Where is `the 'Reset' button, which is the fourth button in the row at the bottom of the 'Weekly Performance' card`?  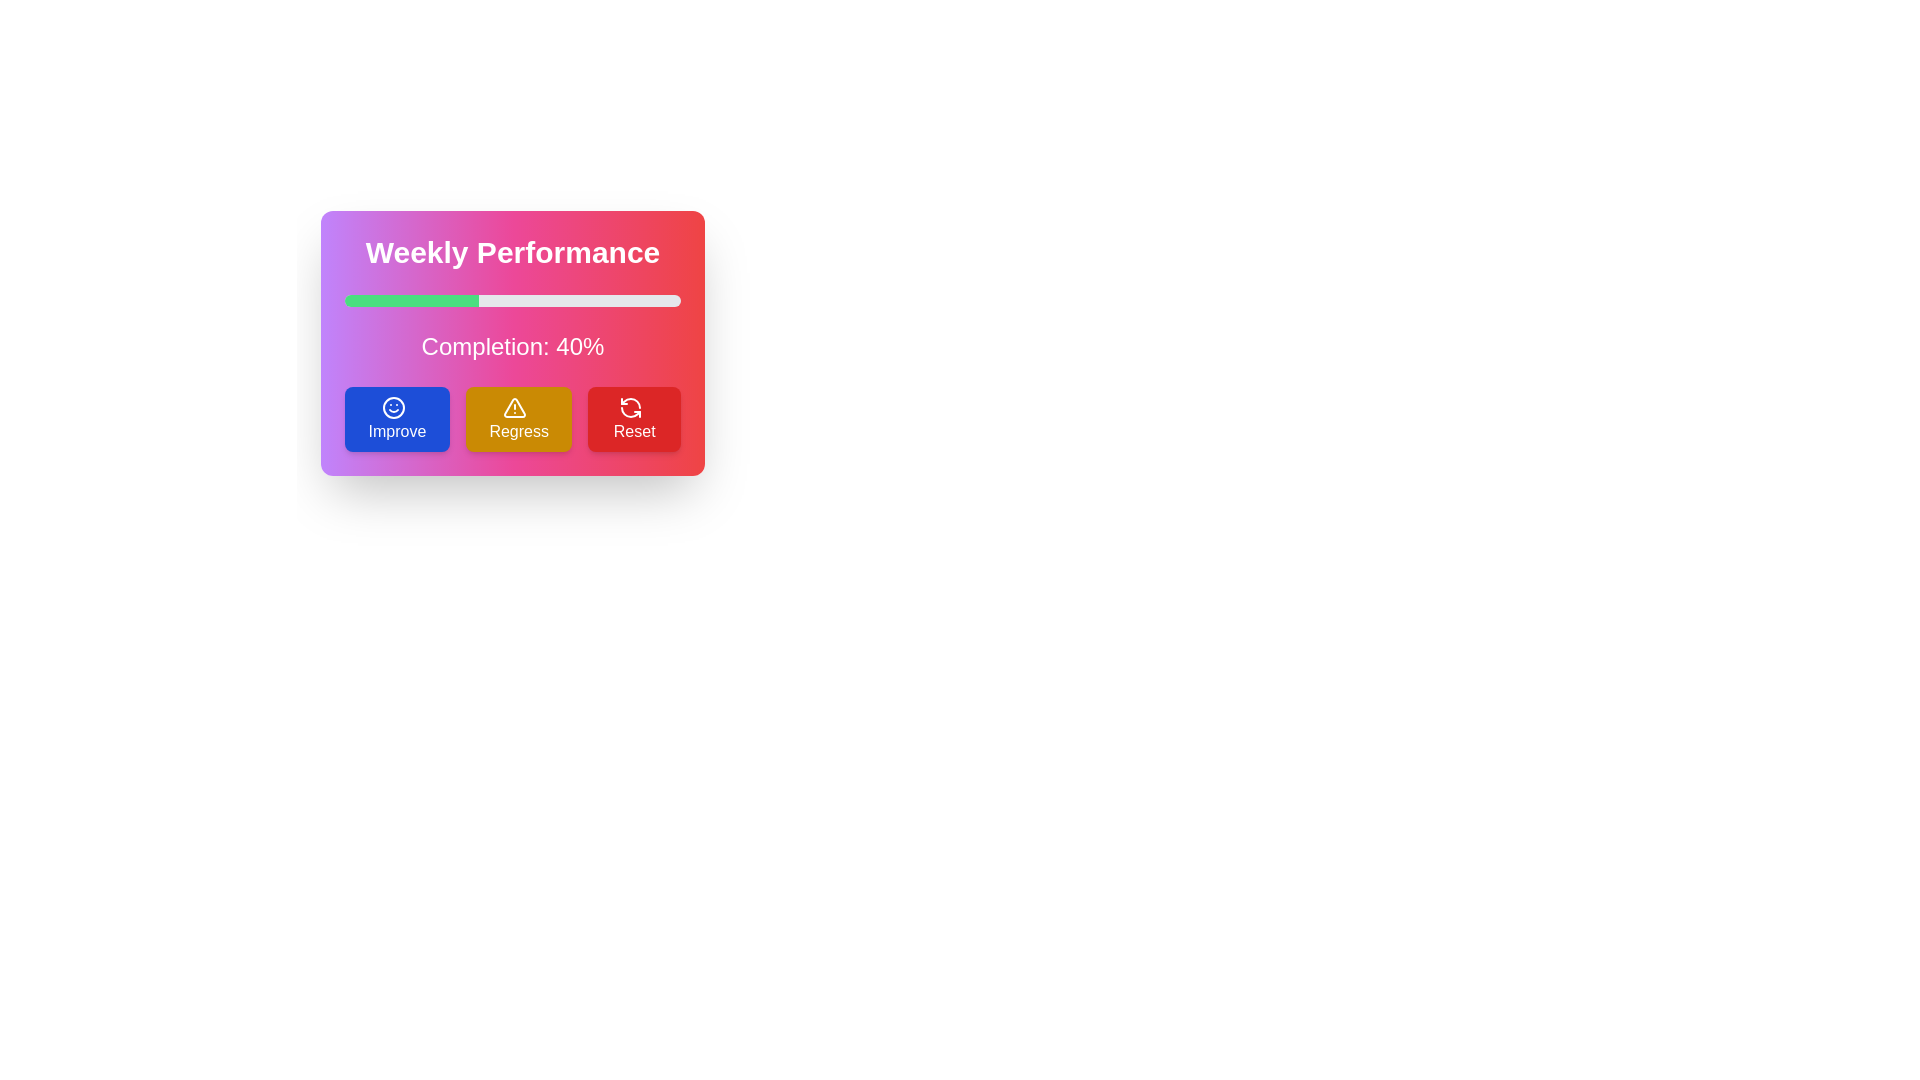
the 'Reset' button, which is the fourth button in the row at the bottom of the 'Weekly Performance' card is located at coordinates (629, 406).